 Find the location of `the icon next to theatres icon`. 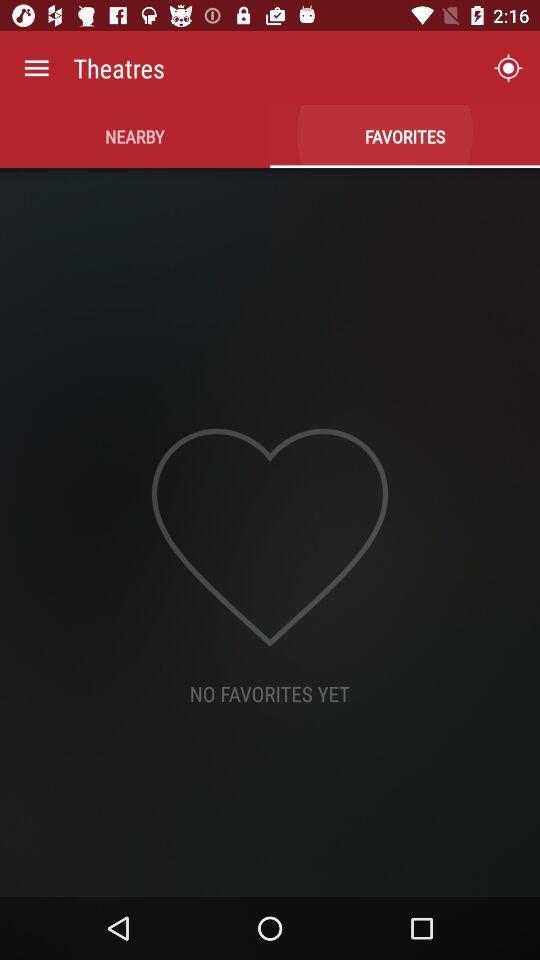

the icon next to theatres icon is located at coordinates (508, 68).